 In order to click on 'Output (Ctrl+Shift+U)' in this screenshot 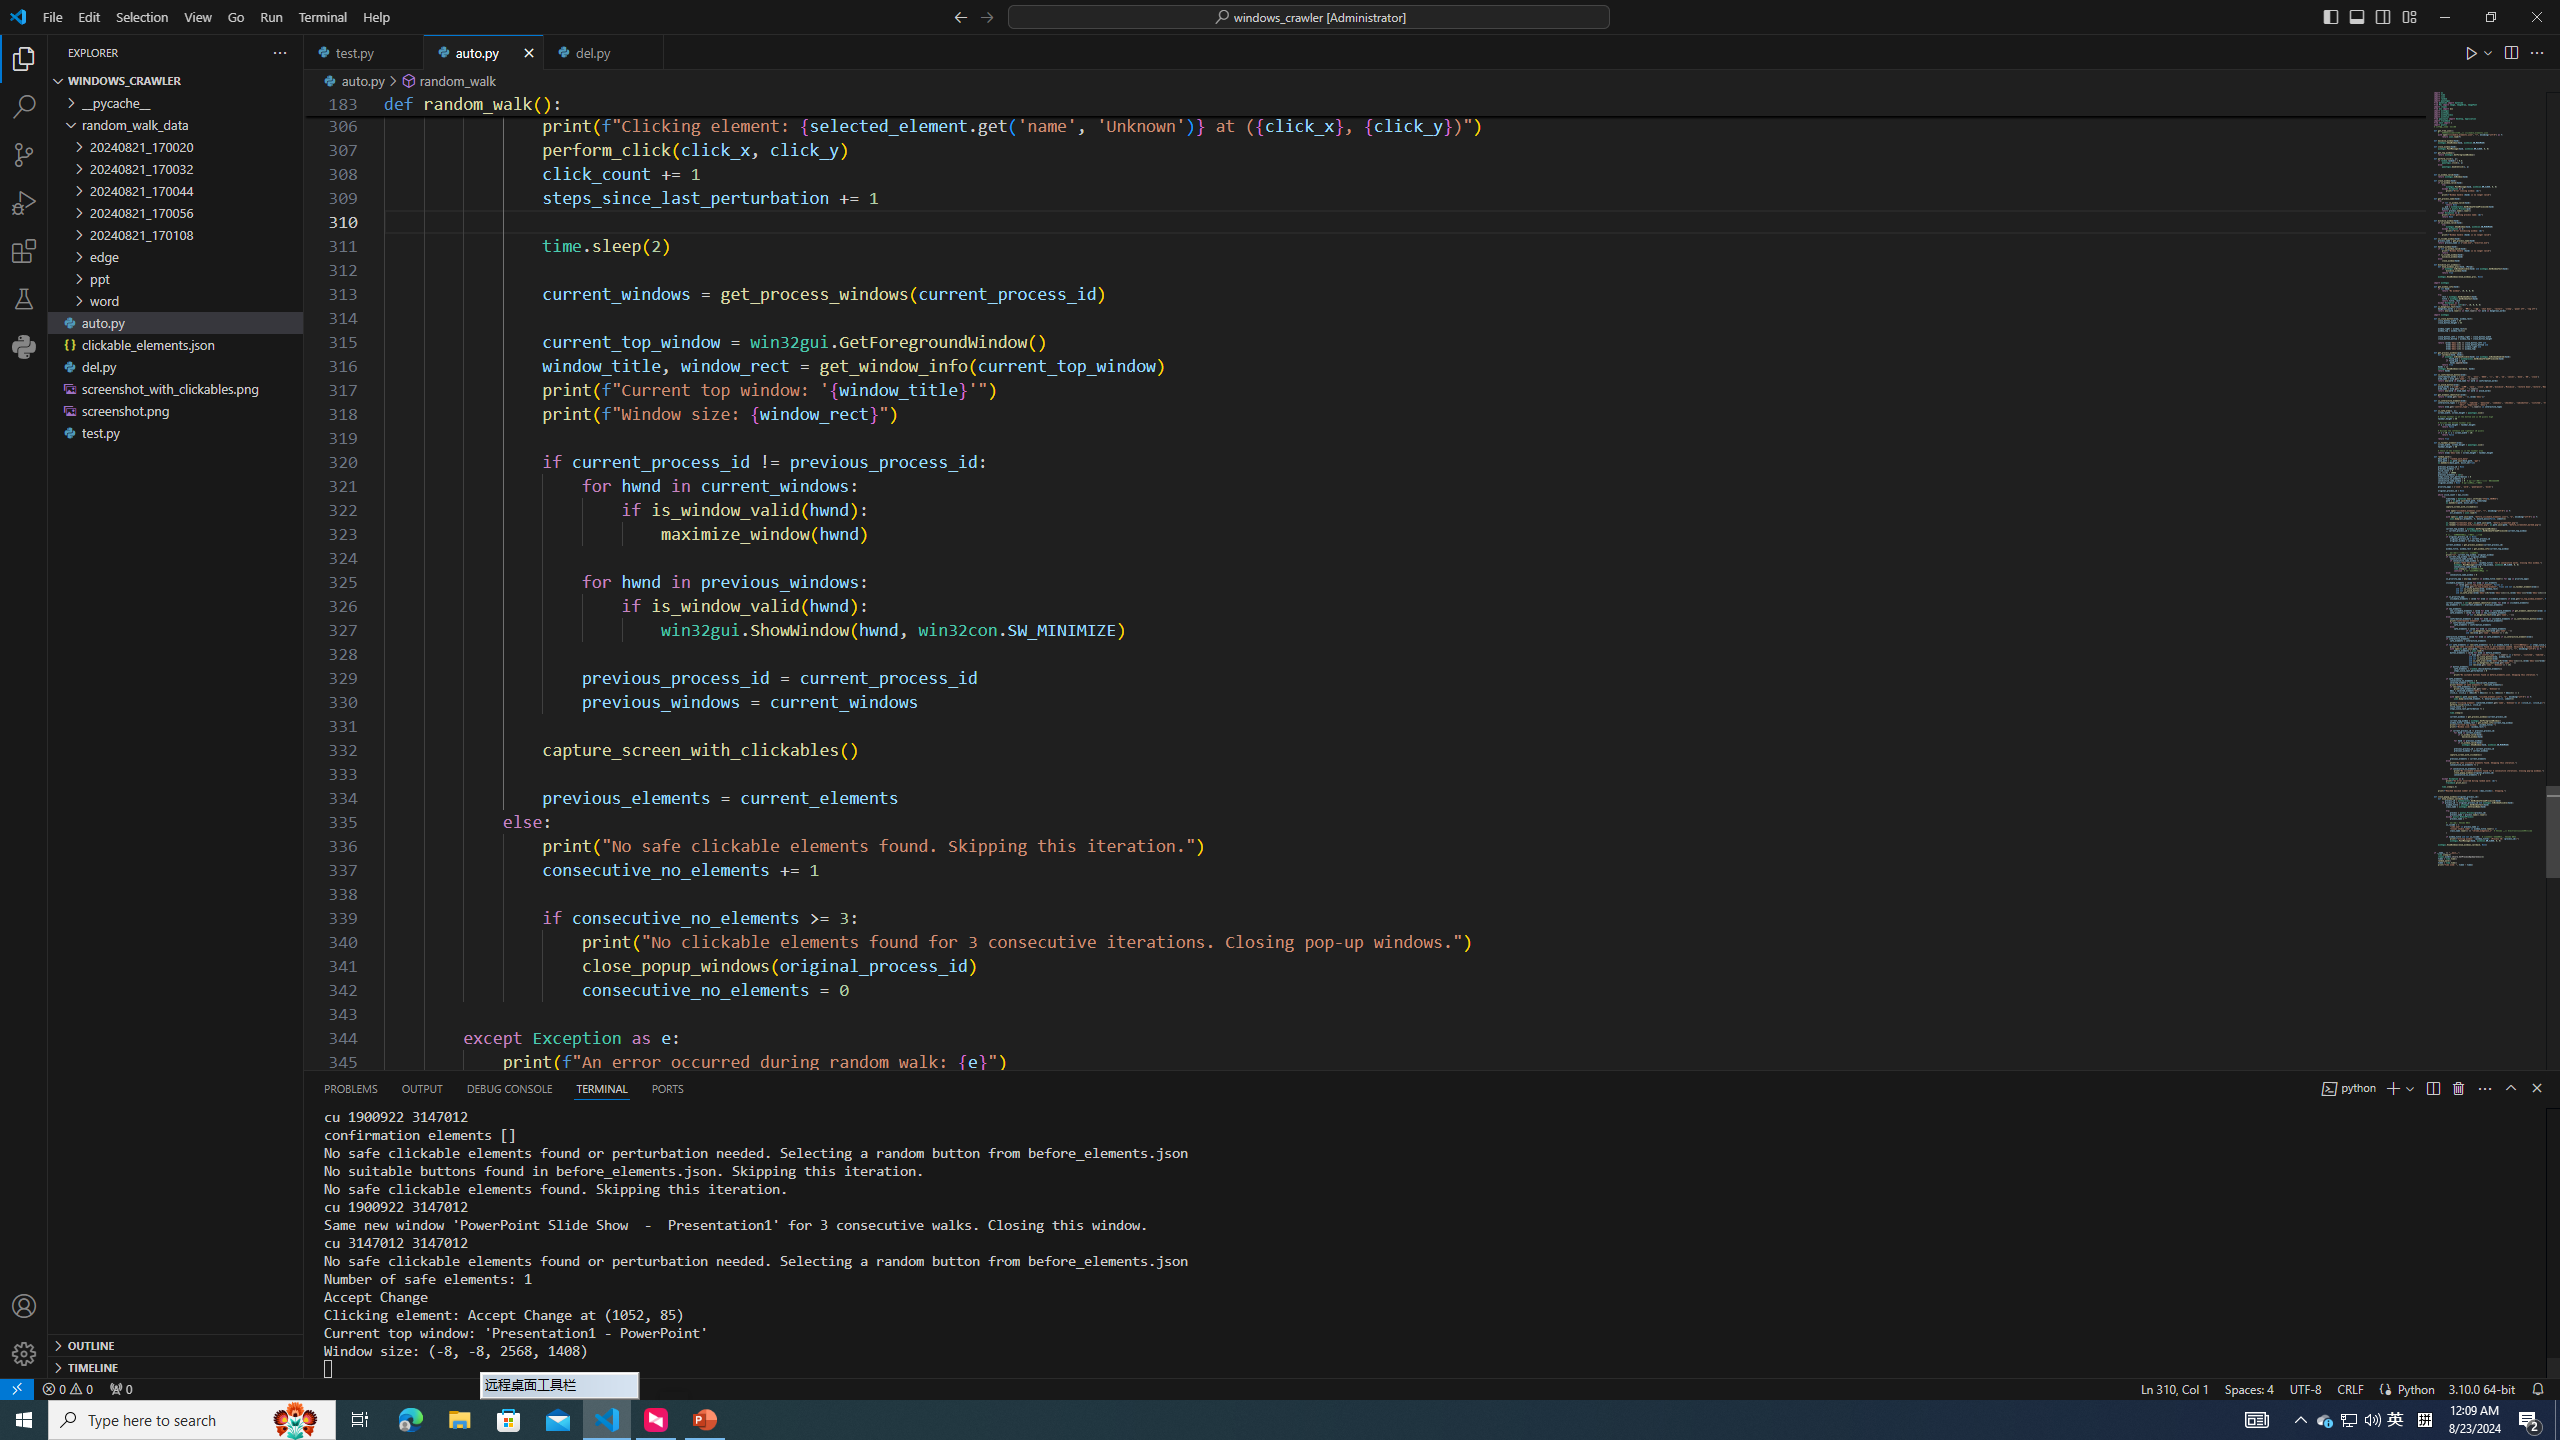, I will do `click(421, 1087)`.